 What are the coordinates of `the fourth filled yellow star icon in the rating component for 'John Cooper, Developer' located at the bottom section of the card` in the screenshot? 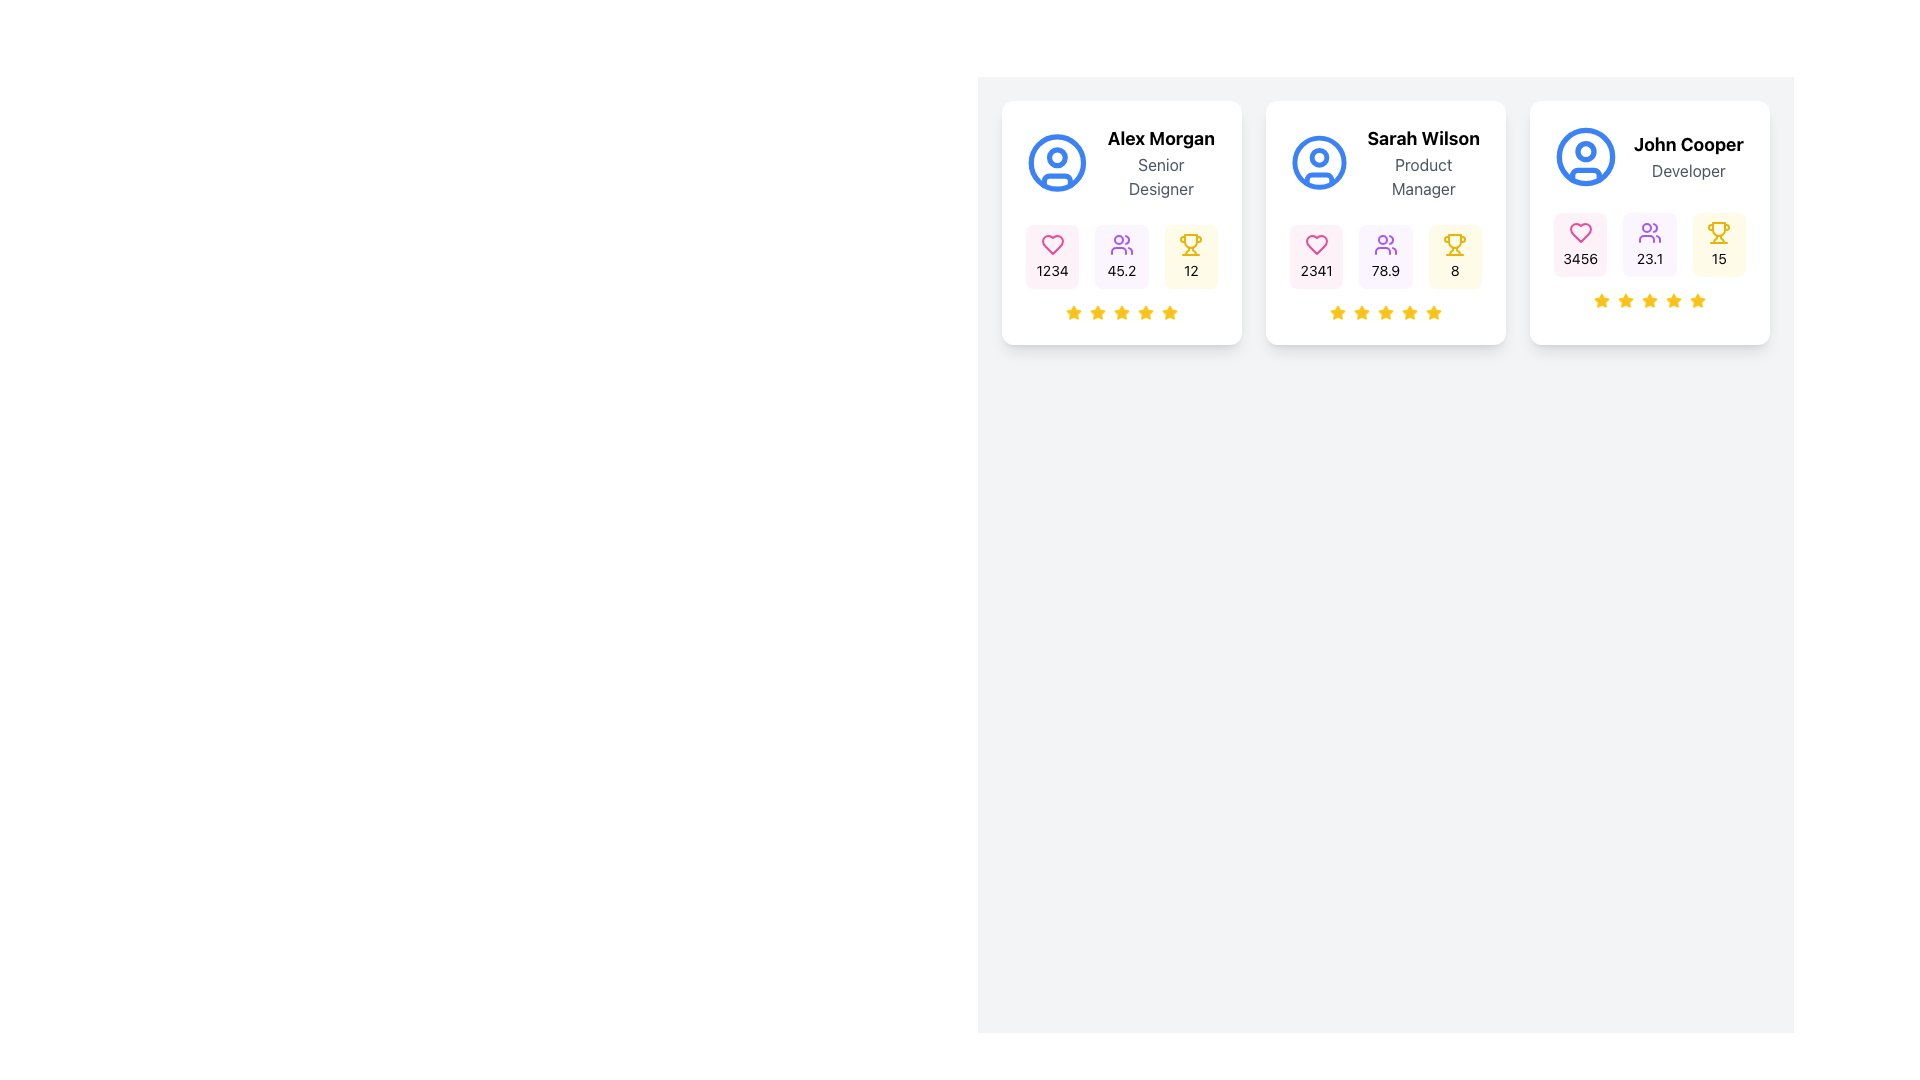 It's located at (1626, 300).